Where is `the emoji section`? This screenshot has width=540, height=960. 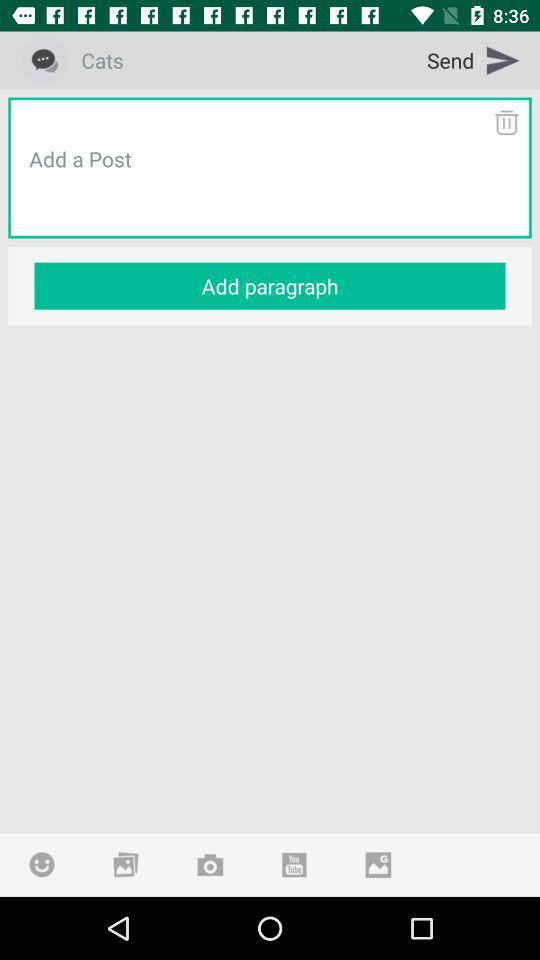 the emoji section is located at coordinates (42, 863).